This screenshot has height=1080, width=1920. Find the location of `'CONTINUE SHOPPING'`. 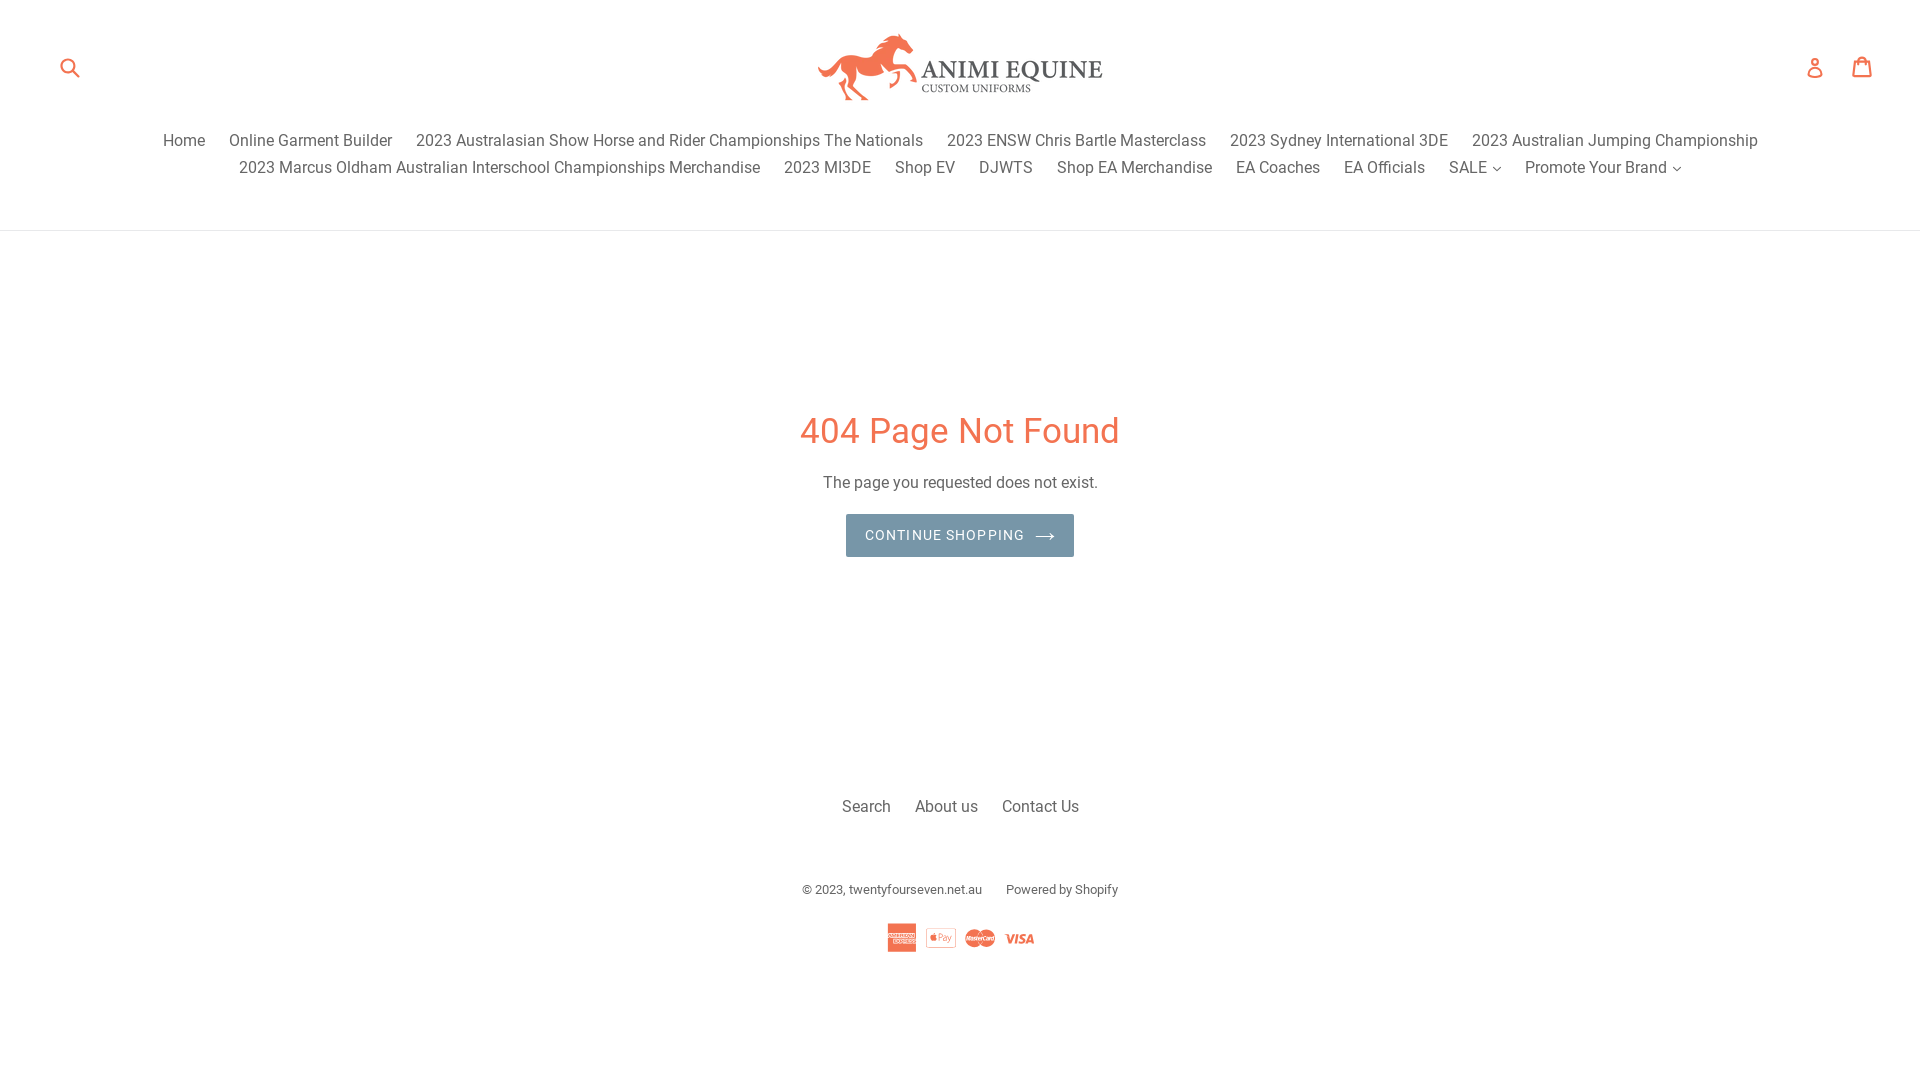

'CONTINUE SHOPPING' is located at coordinates (960, 534).